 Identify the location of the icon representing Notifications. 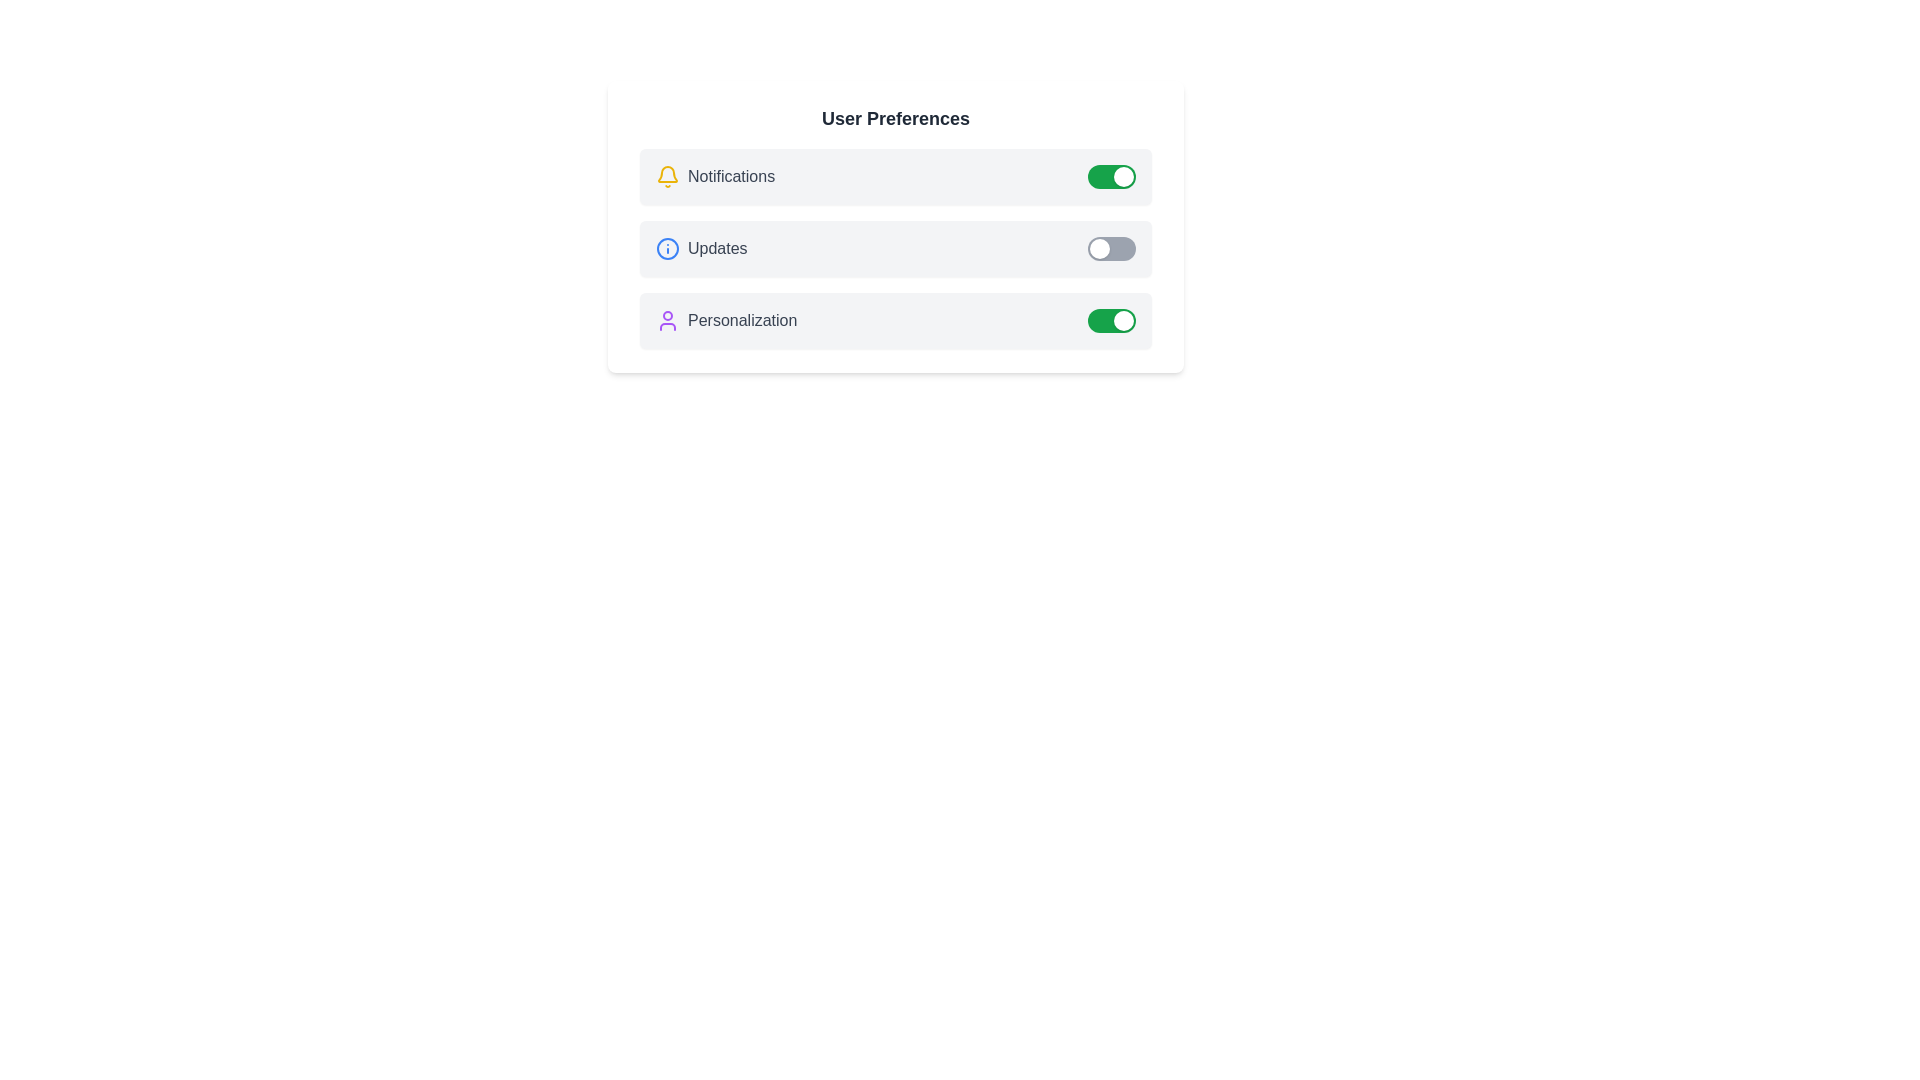
(667, 176).